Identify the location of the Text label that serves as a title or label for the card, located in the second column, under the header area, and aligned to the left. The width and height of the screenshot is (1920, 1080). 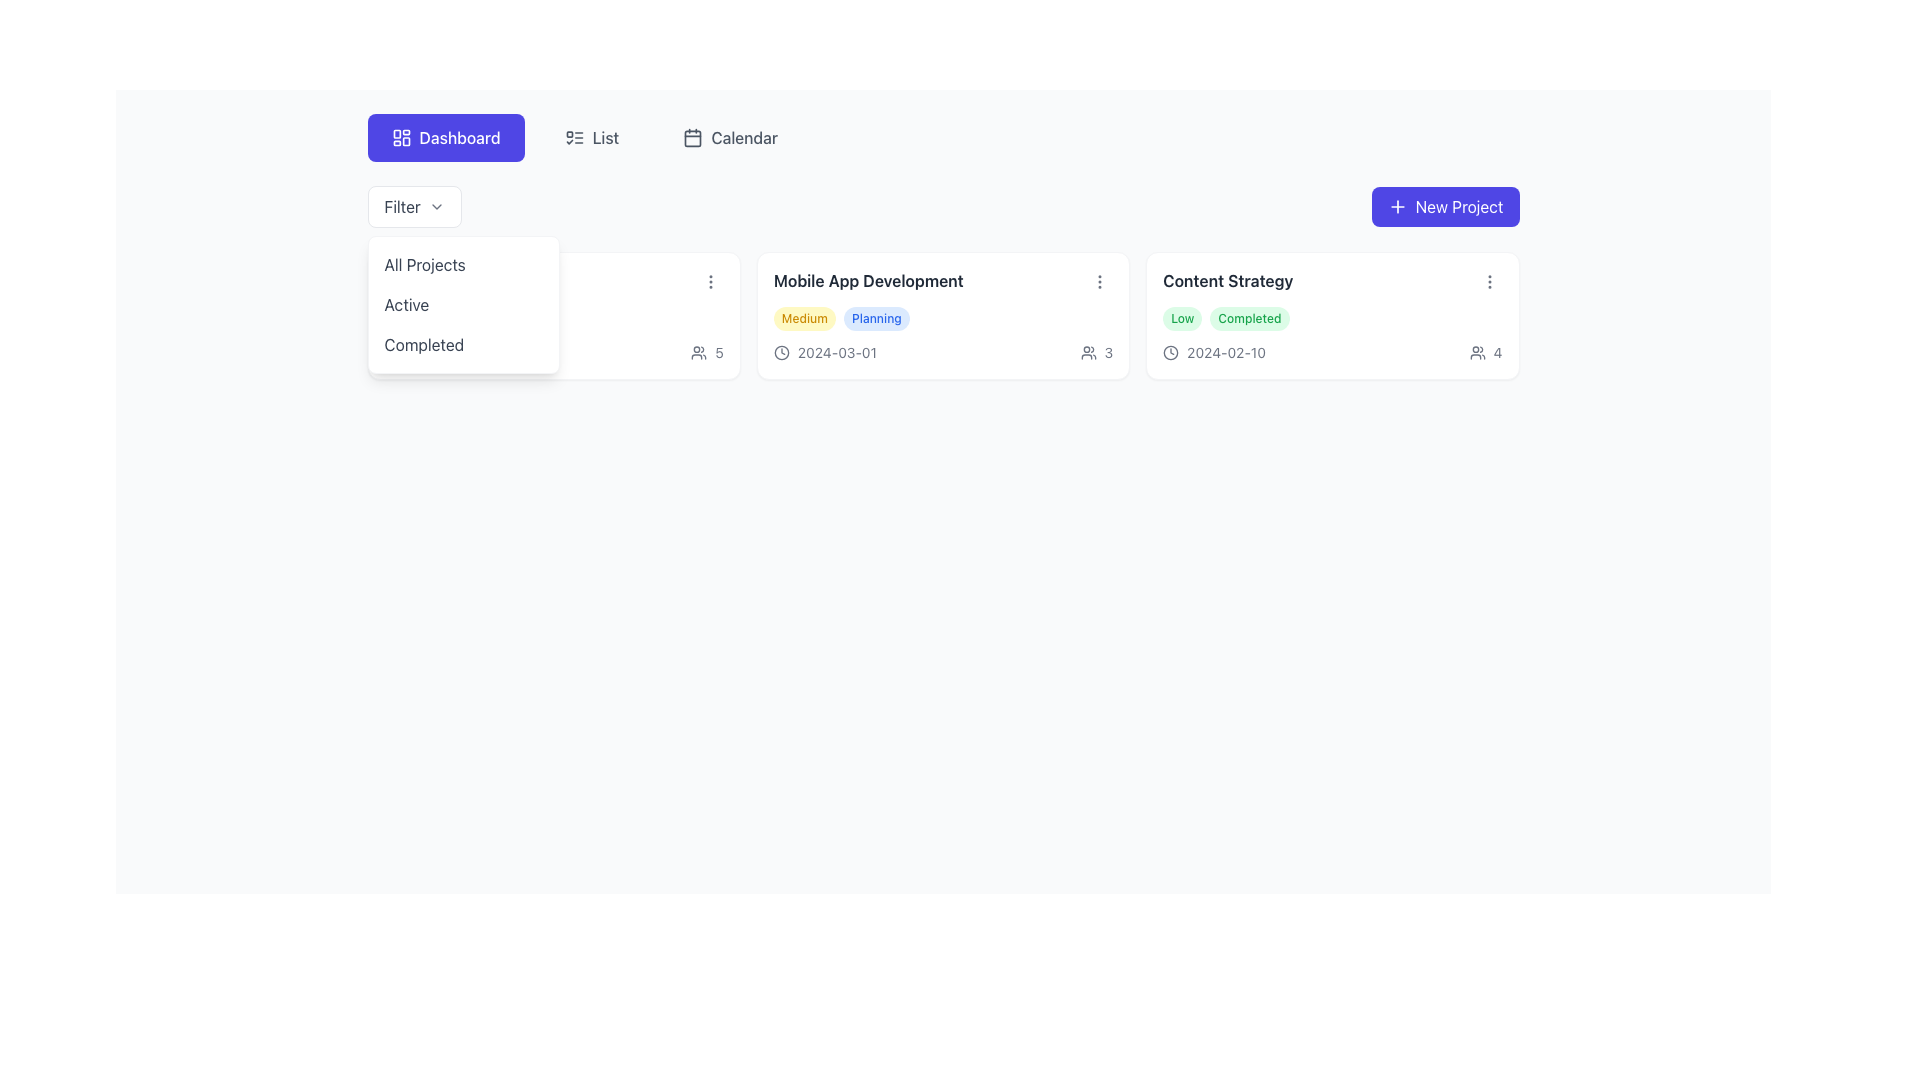
(868, 281).